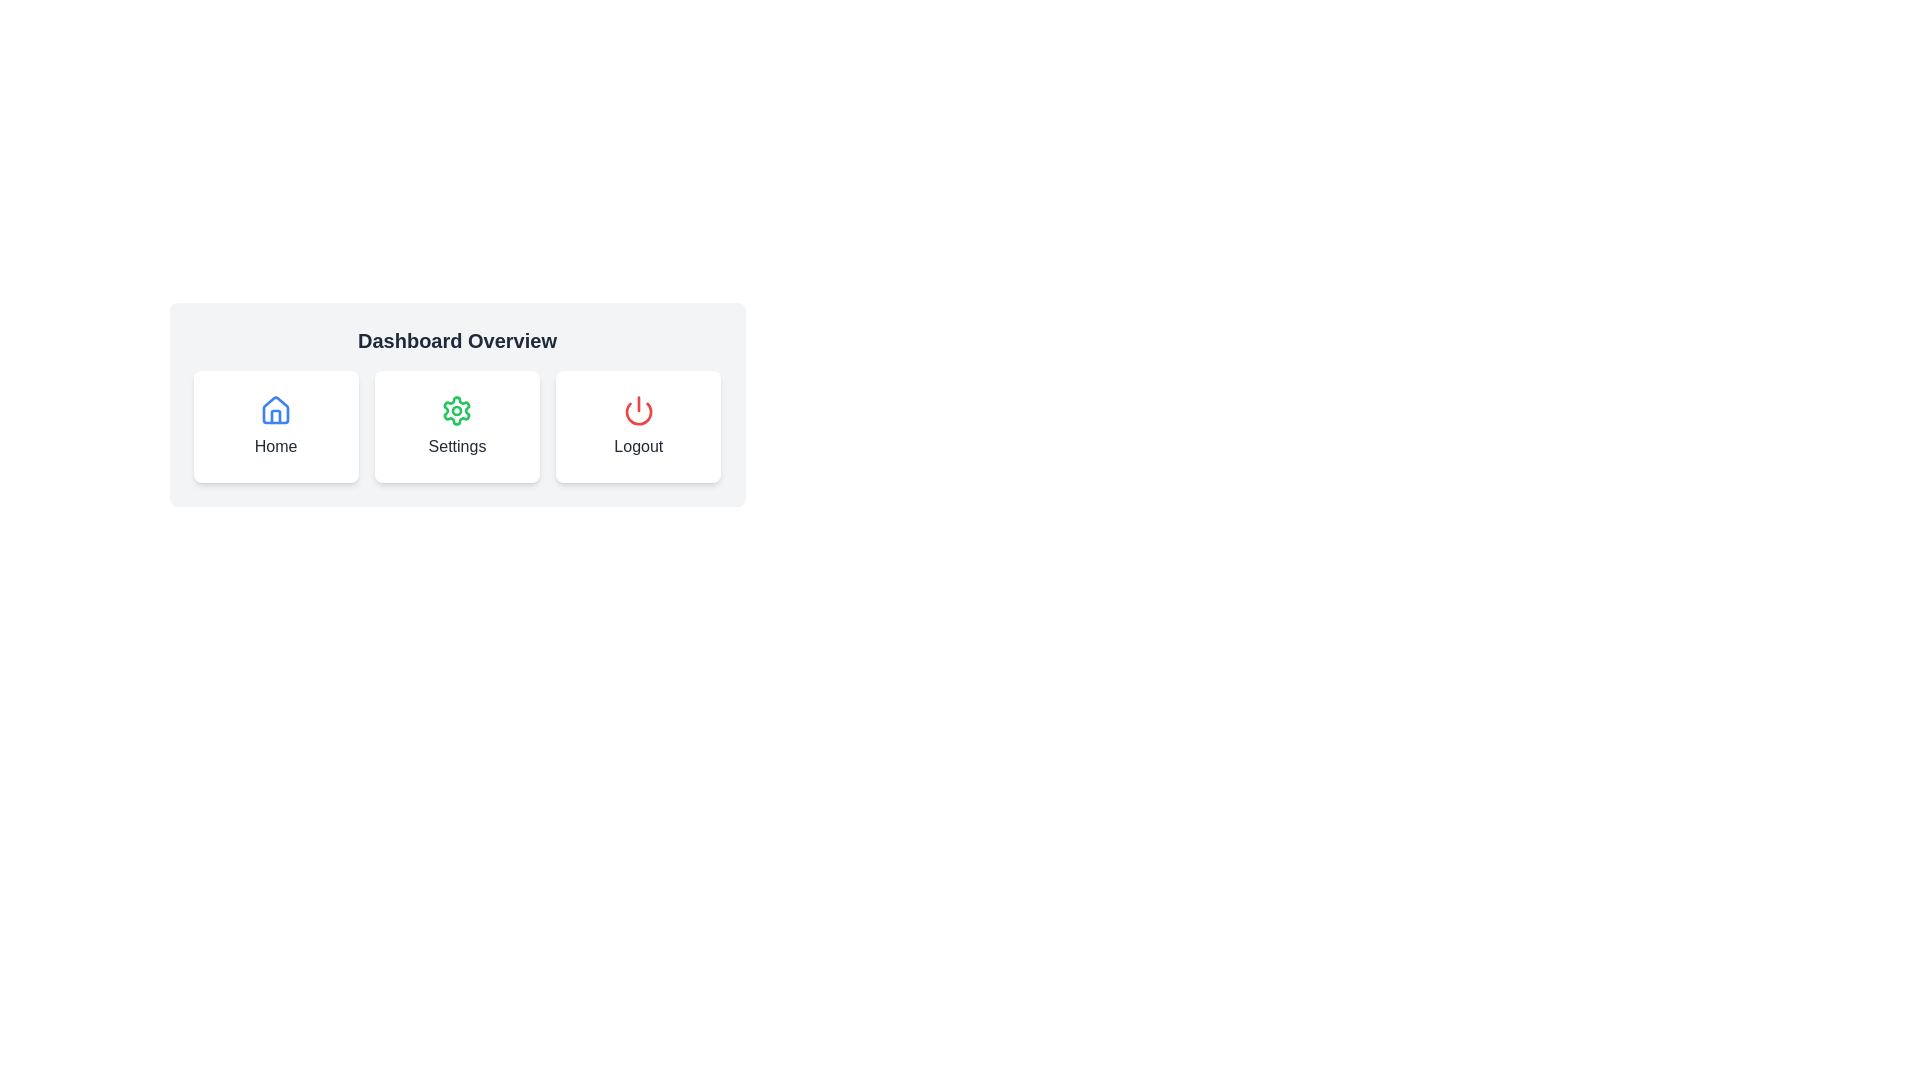  I want to click on the 'Home' icon located above the 'Home' text label within the leftmost card of three cards at the bottom of the interface, so click(275, 410).